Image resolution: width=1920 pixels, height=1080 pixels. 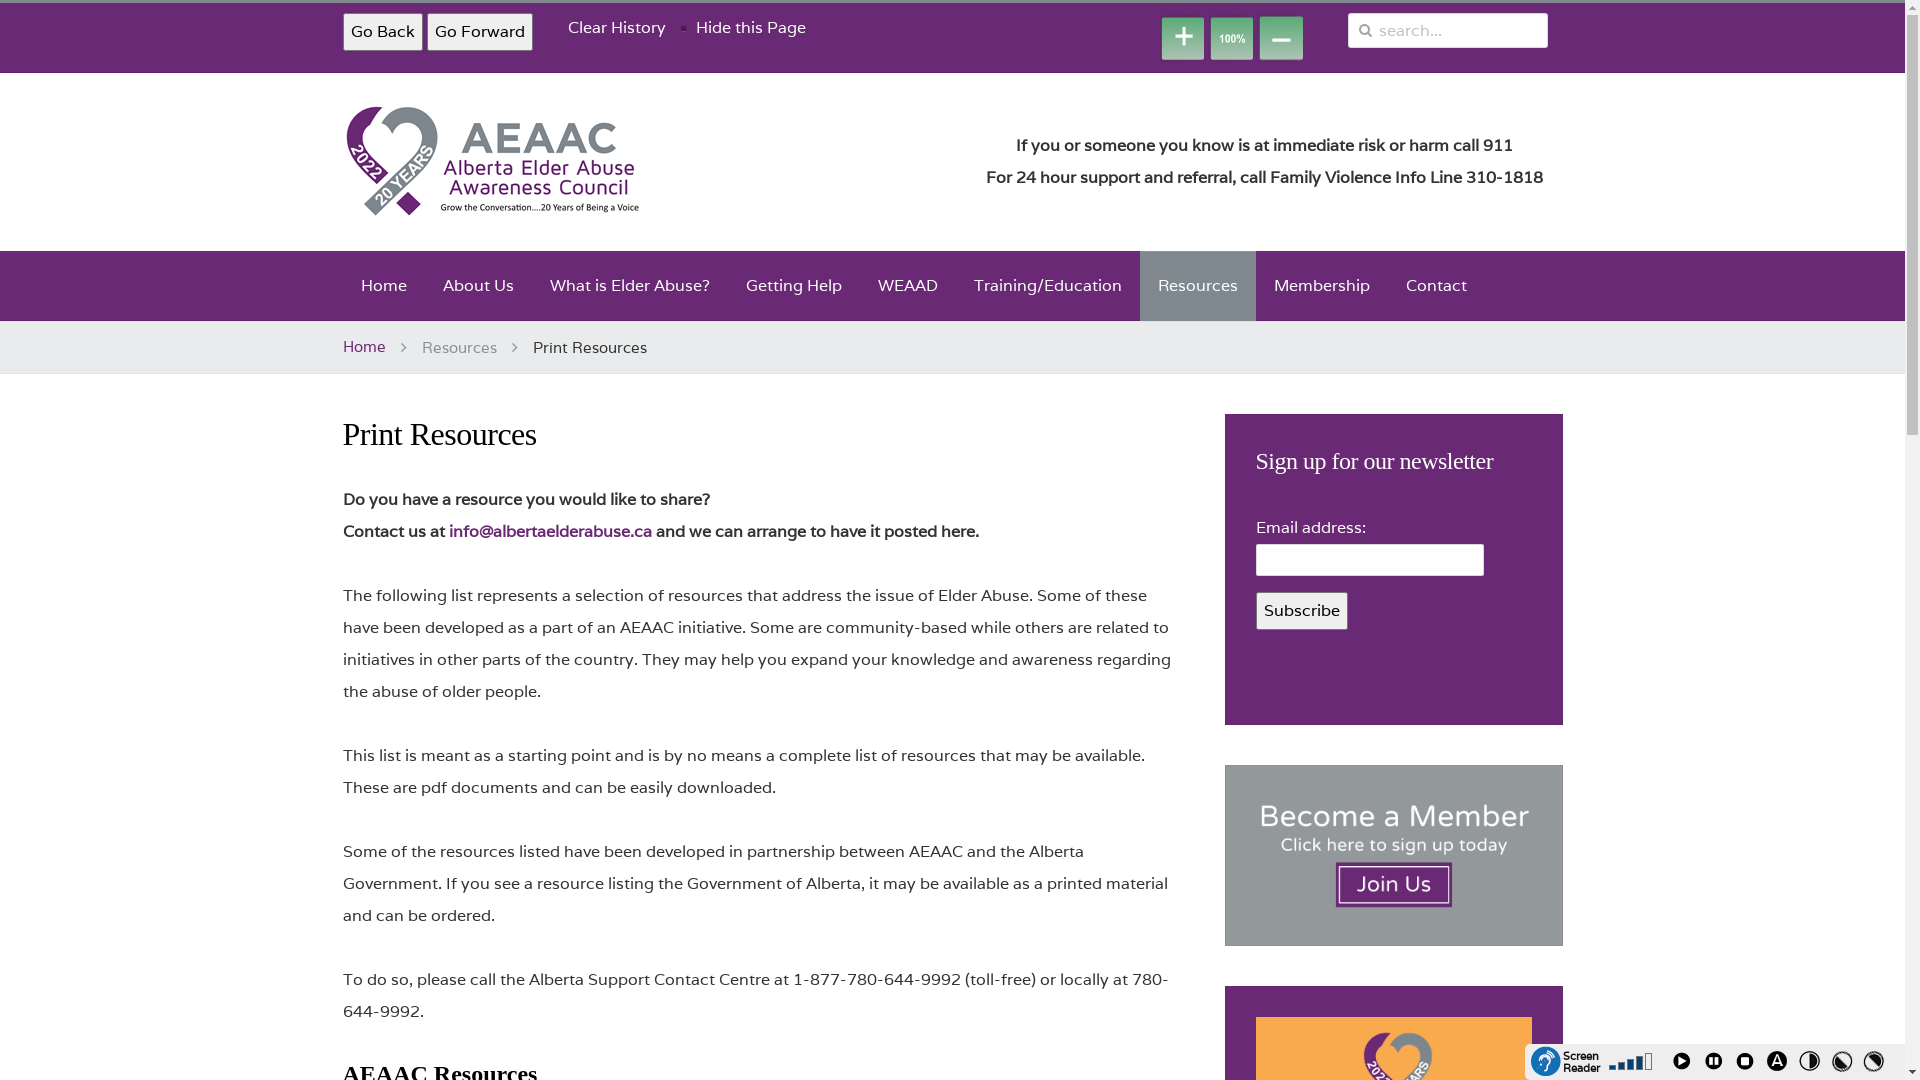 What do you see at coordinates (1301, 609) in the screenshot?
I see `'Subscribe'` at bounding box center [1301, 609].